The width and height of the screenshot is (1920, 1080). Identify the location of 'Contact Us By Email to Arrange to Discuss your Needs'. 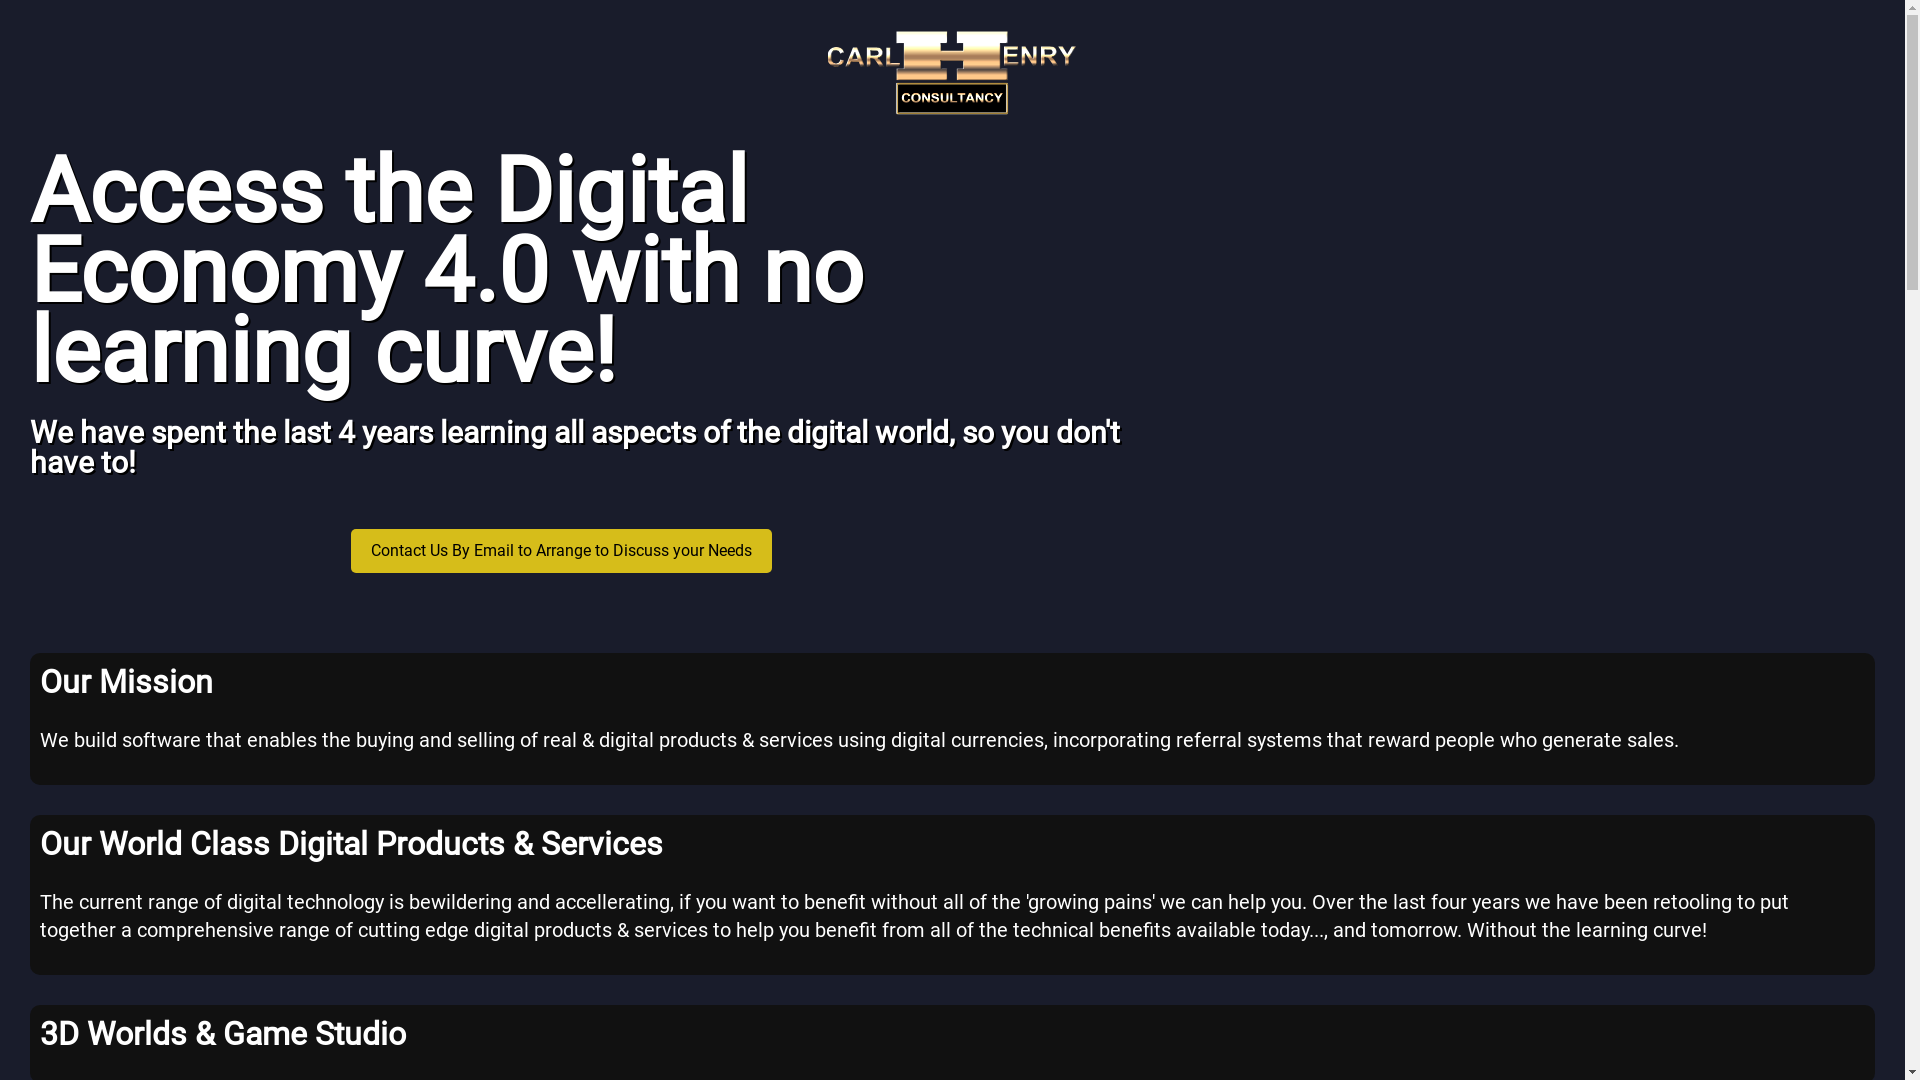
(560, 550).